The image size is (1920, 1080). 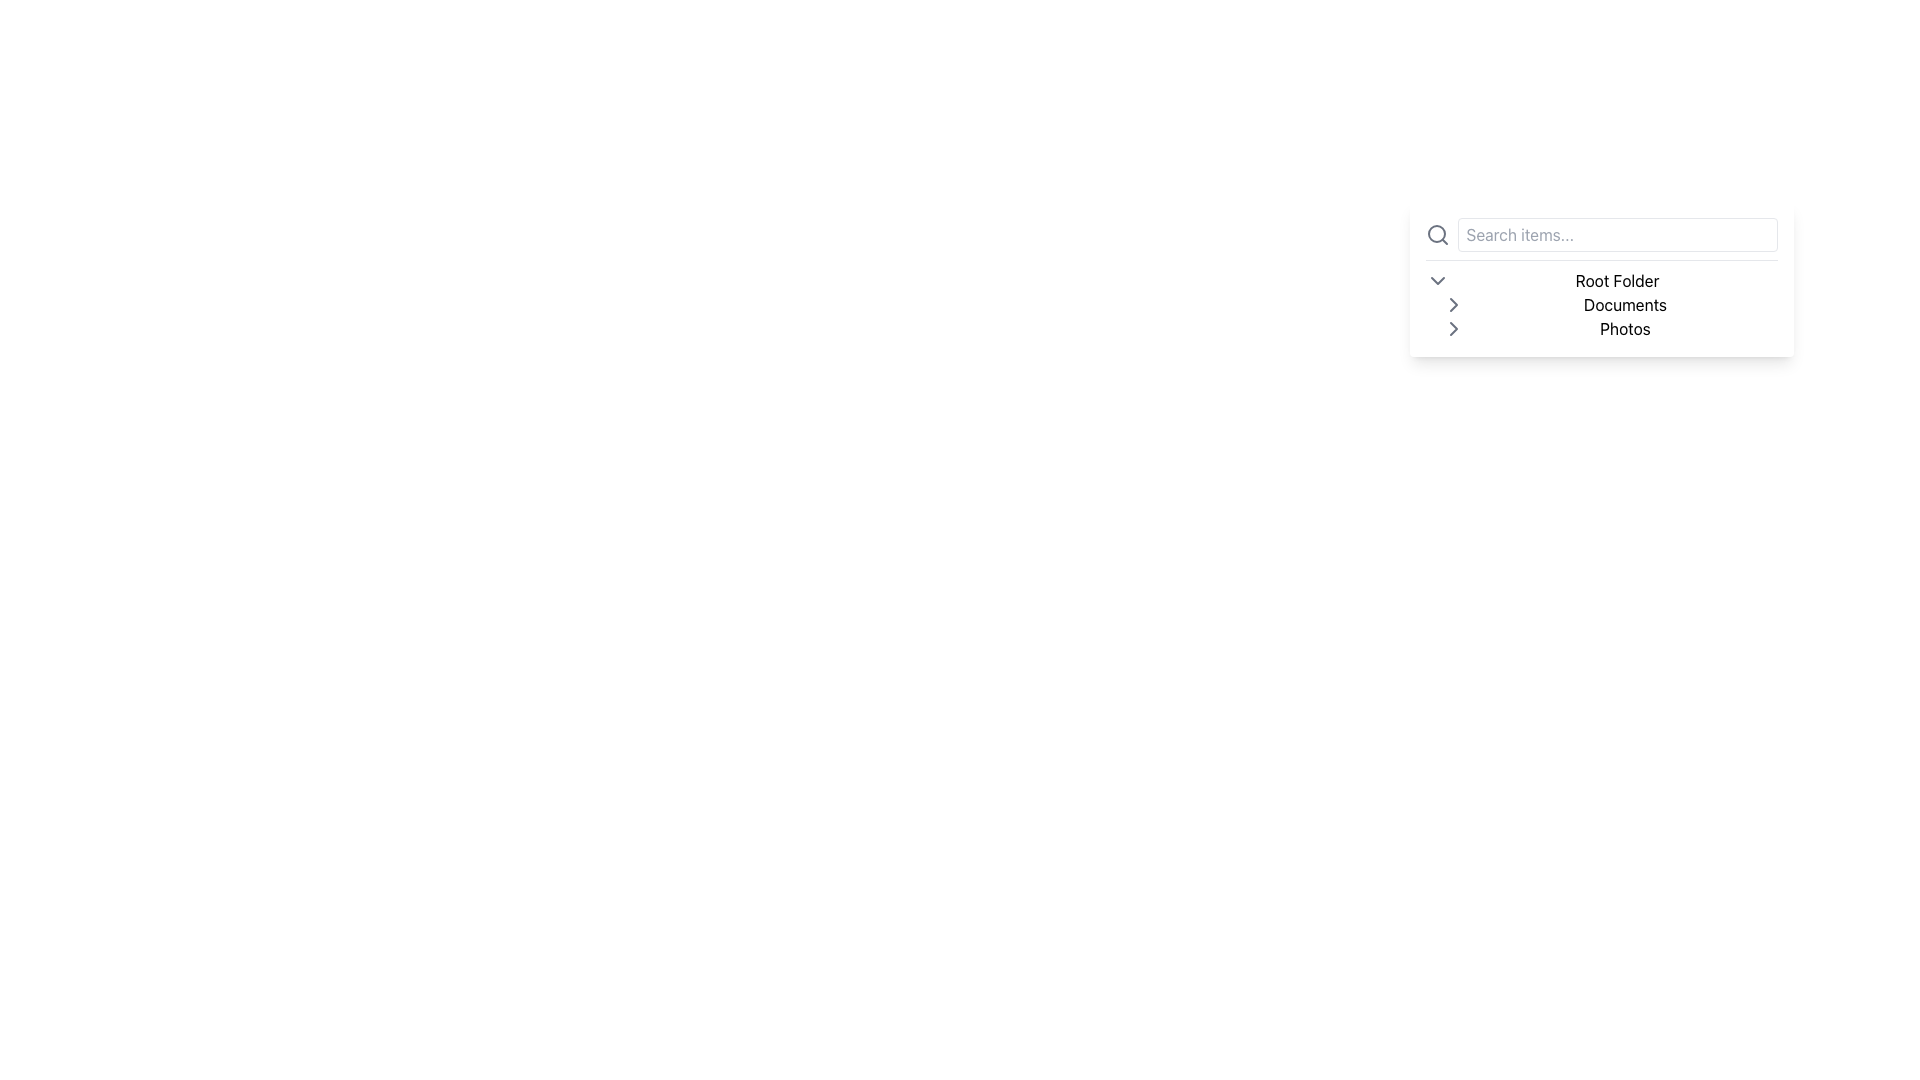 What do you see at coordinates (1625, 304) in the screenshot?
I see `the 'Documents' text label` at bounding box center [1625, 304].